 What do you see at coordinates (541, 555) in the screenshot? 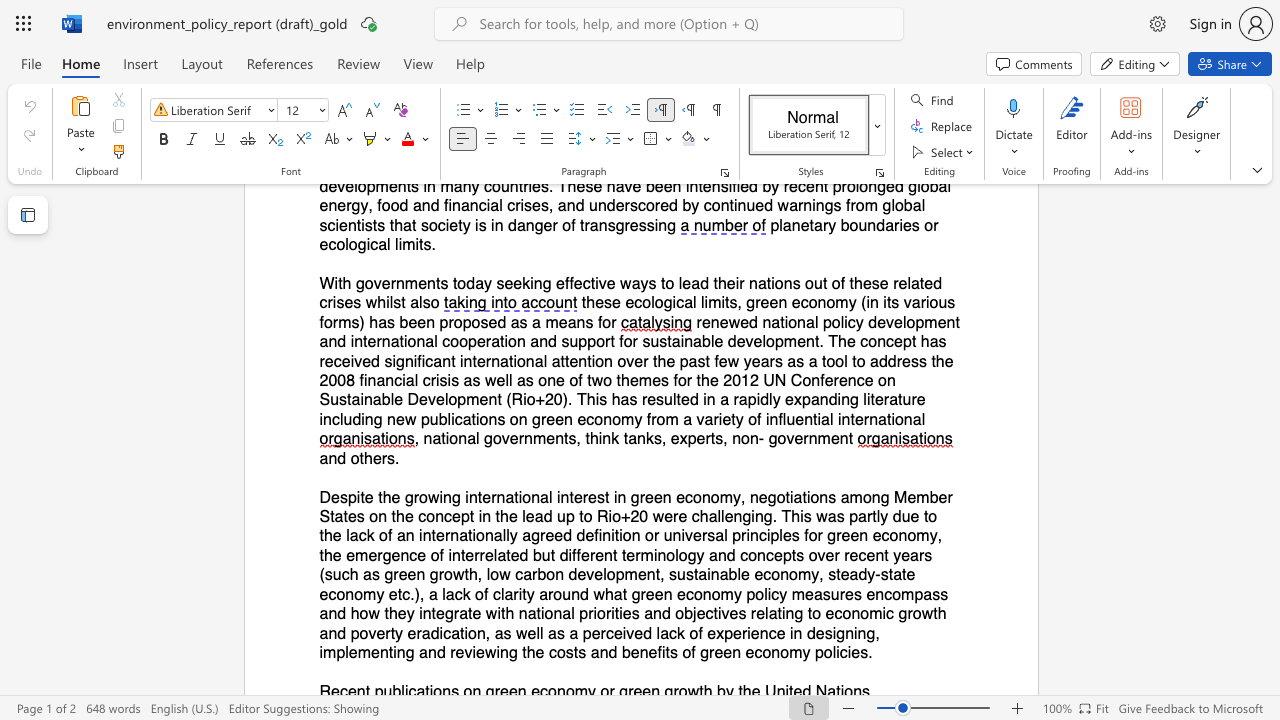
I see `the subset text "ut different terminology and concepts over recent years (such as green growth, low carbon development, sustainable economy, steady‐state economy etc.), a lack of clarity around what green economy policy measures encompass and how they integrate with national priorities and objectives relating to economic growth and povert" within the text "Despite the growing international interest in green economy, negotiations among Member States on the concept in the lead up to Rio+20 were challenging. This was partly due to the lack of an internationally agreed definition or universal principles for green economy, the emergence of interrelated but different terminology and concepts over recent years (such as green growth, low carbon development, sustainable economy, steady‐state economy etc.), a lack of clarity around what green economy policy measures encompass and how they integrate with national priorities and objectives relating to economic growth and poverty eradication, as well as a perceived lack of experience in designing, implementing and reviewing the costs and benefits of green economy policies."` at bounding box center [541, 555].